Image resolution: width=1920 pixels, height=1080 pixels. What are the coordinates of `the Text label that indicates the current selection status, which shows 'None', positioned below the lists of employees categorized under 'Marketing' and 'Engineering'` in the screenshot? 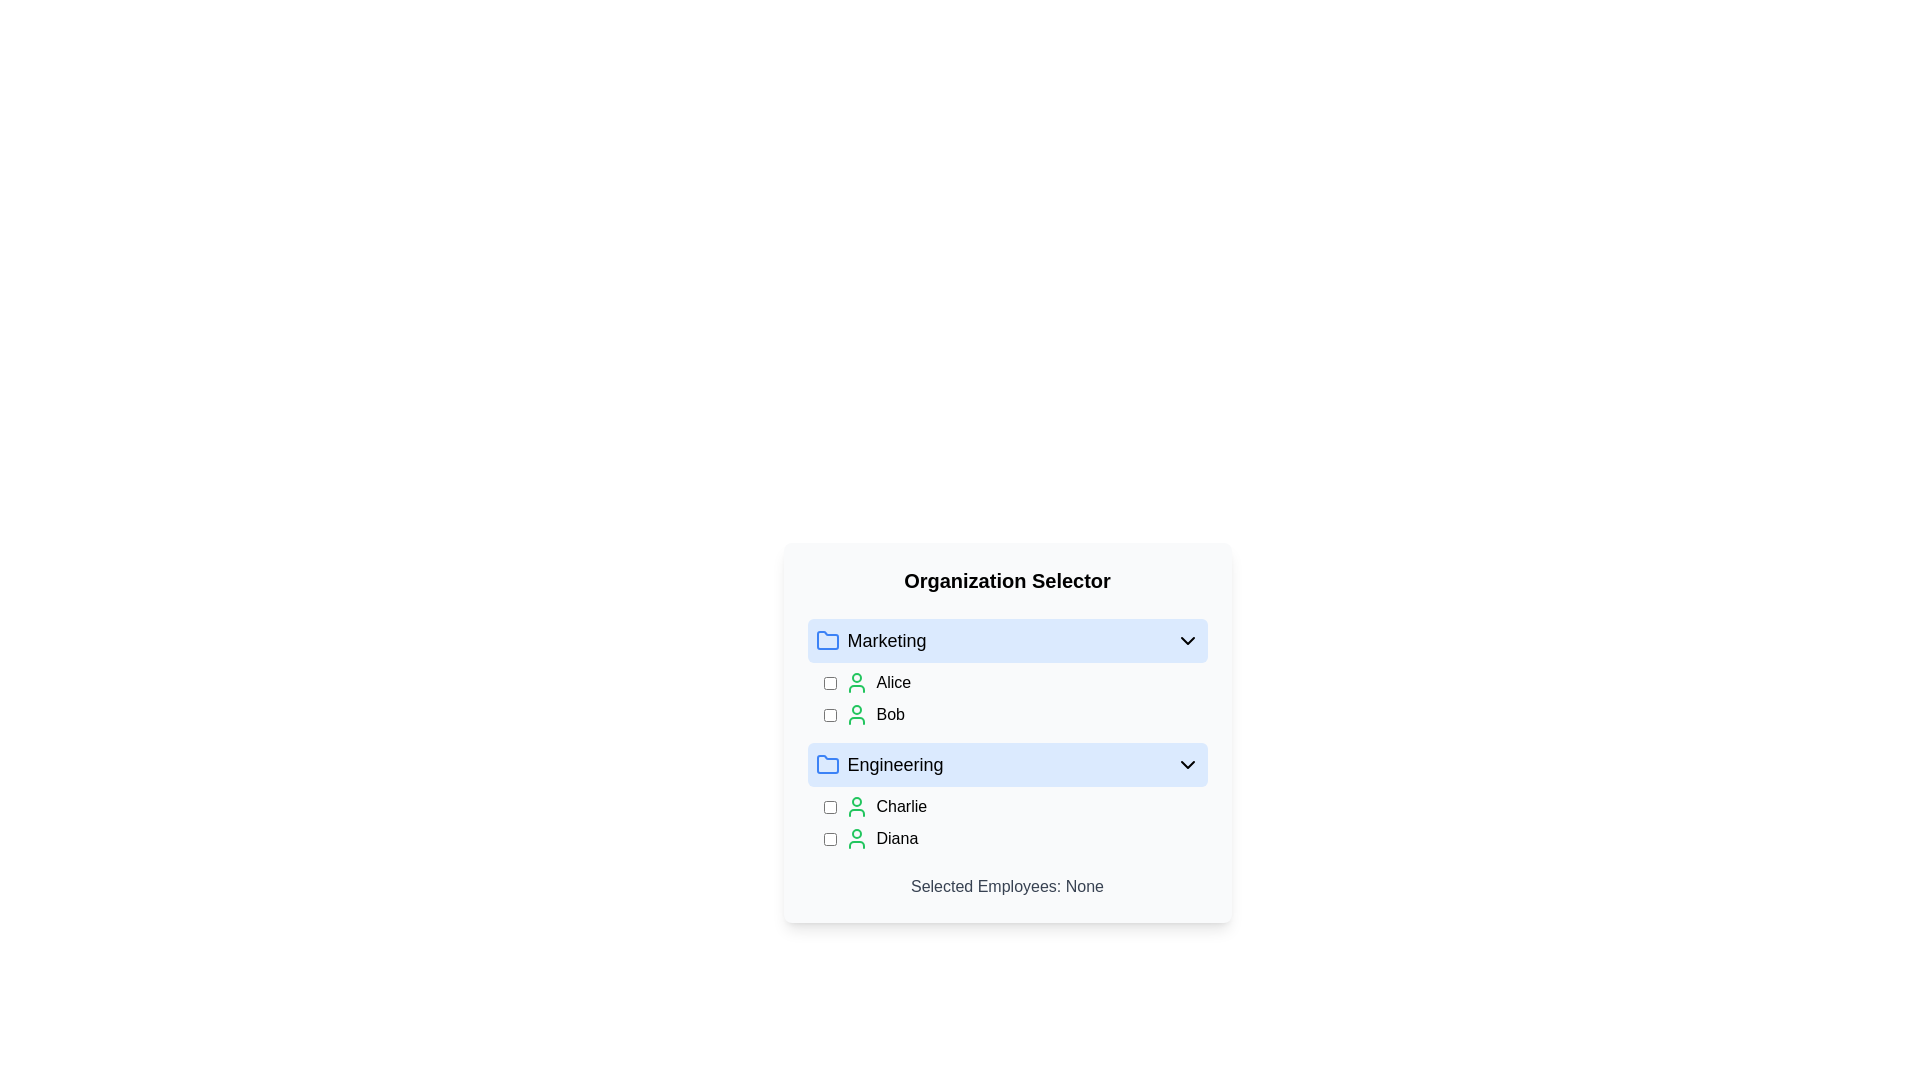 It's located at (1007, 886).